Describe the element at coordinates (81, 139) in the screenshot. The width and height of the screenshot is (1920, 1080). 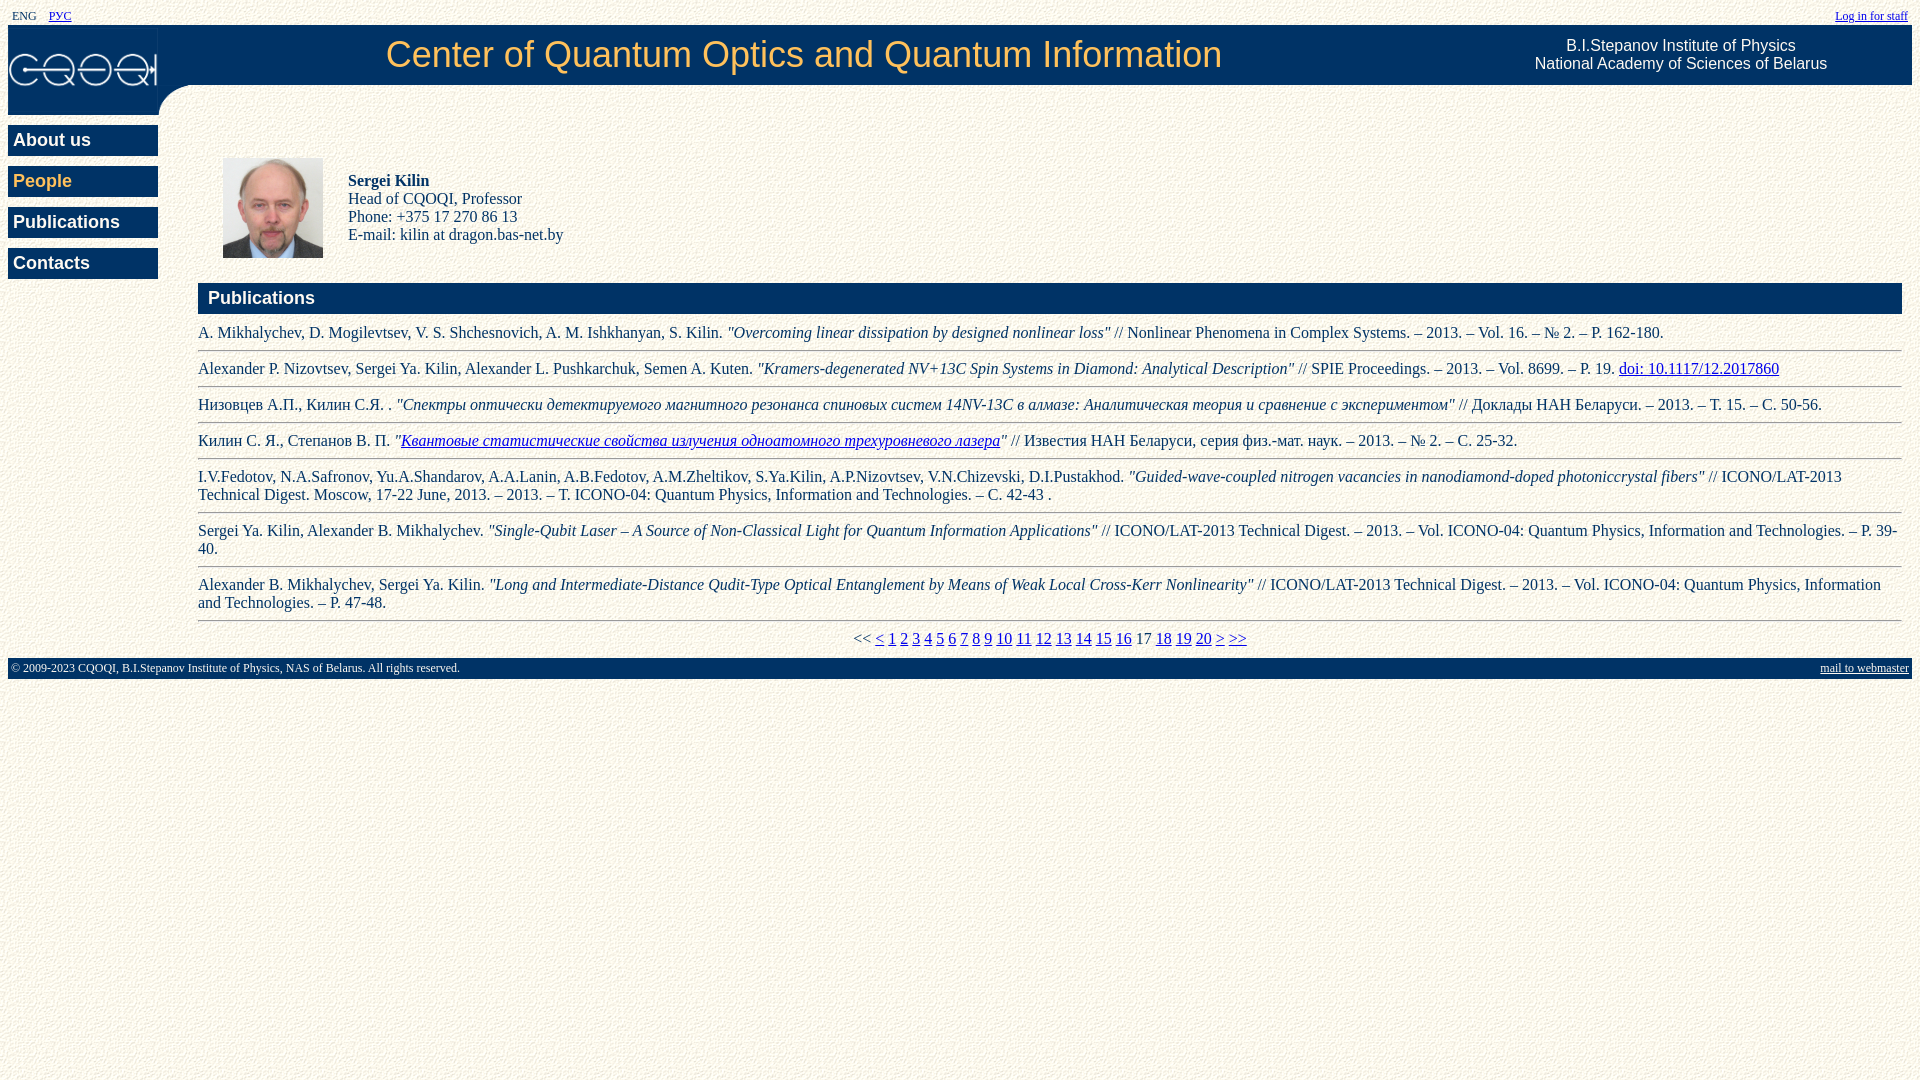
I see `'About us'` at that location.